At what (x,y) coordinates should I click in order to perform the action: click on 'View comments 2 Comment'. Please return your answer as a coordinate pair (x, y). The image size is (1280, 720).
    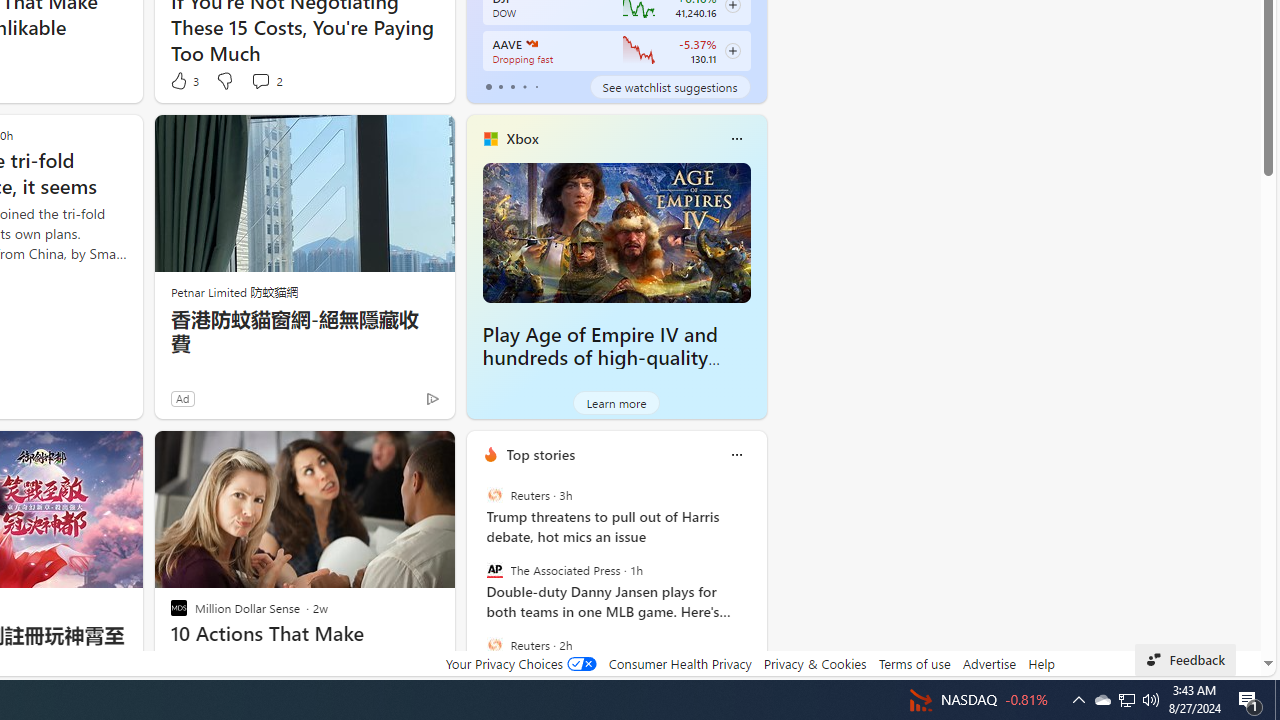
    Looking at the image, I should click on (265, 80).